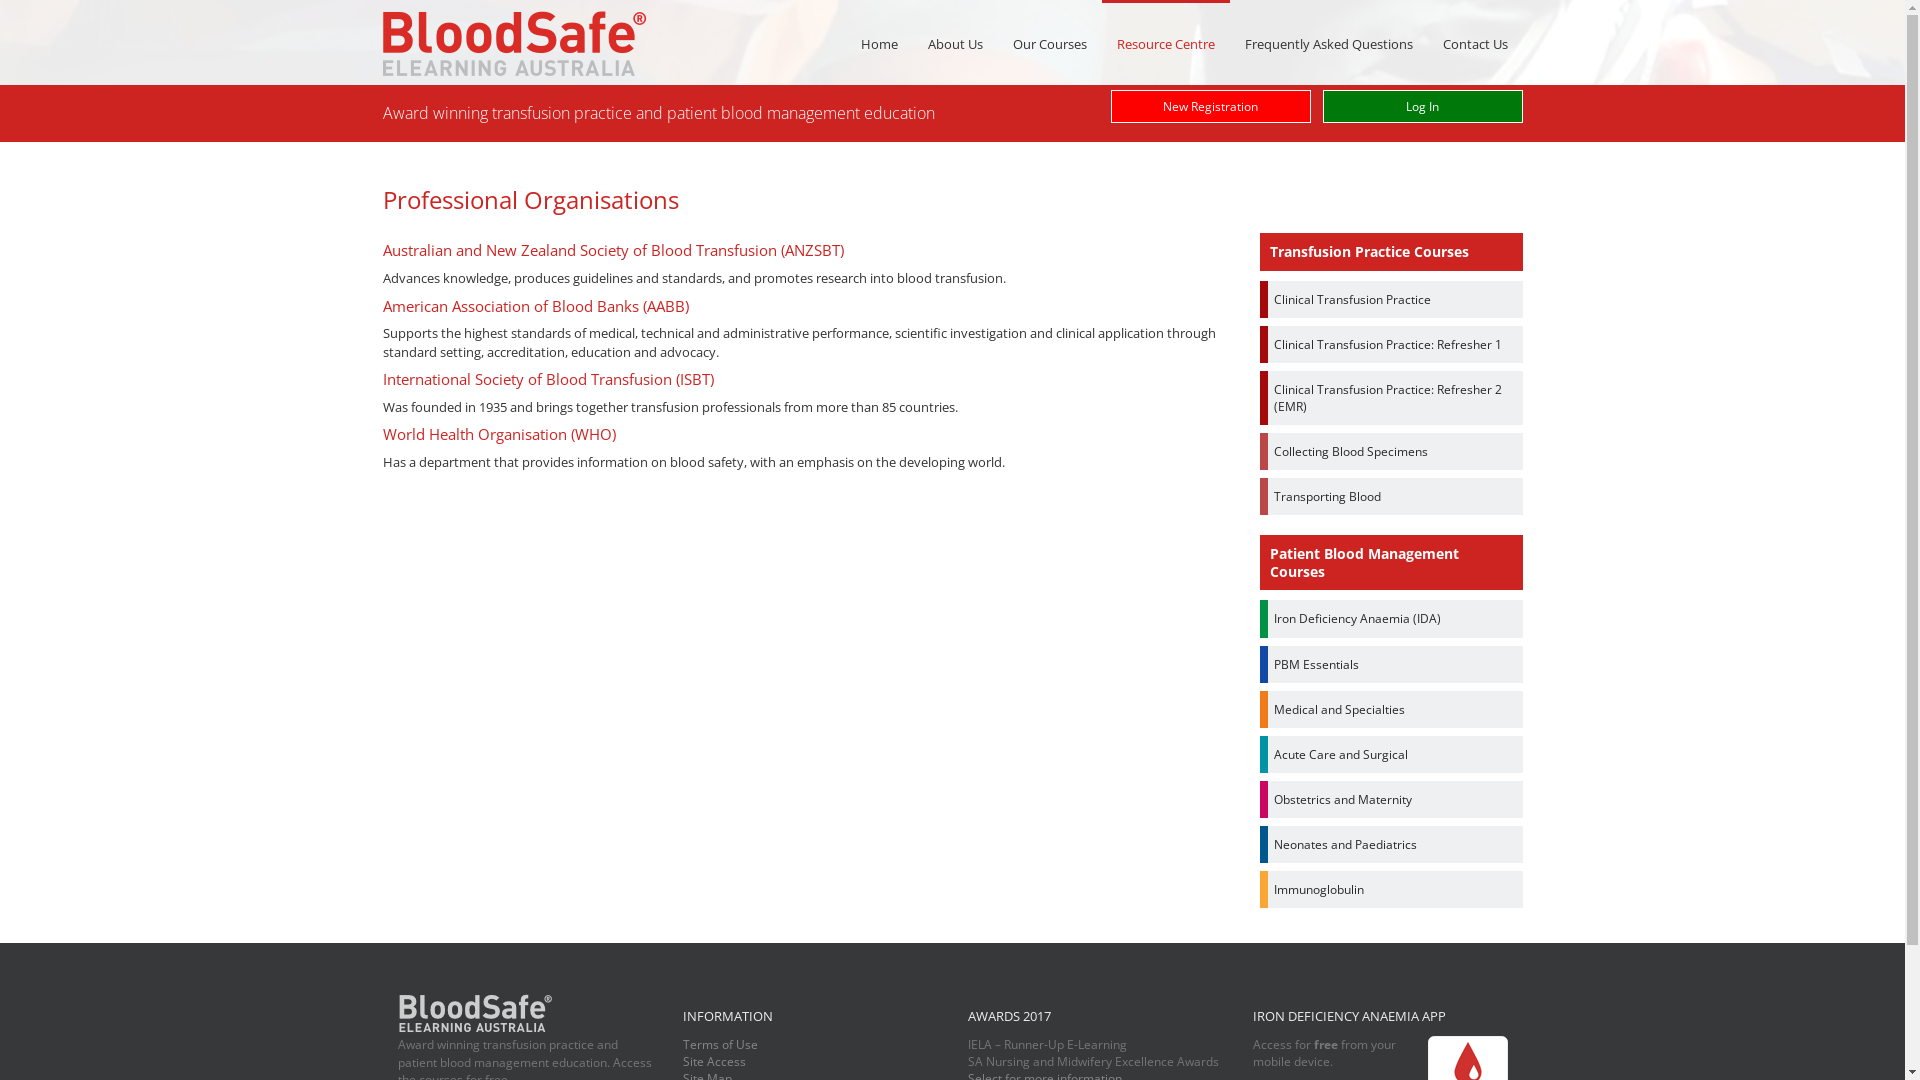 The height and width of the screenshot is (1080, 1920). I want to click on 'Home', so click(879, 43).